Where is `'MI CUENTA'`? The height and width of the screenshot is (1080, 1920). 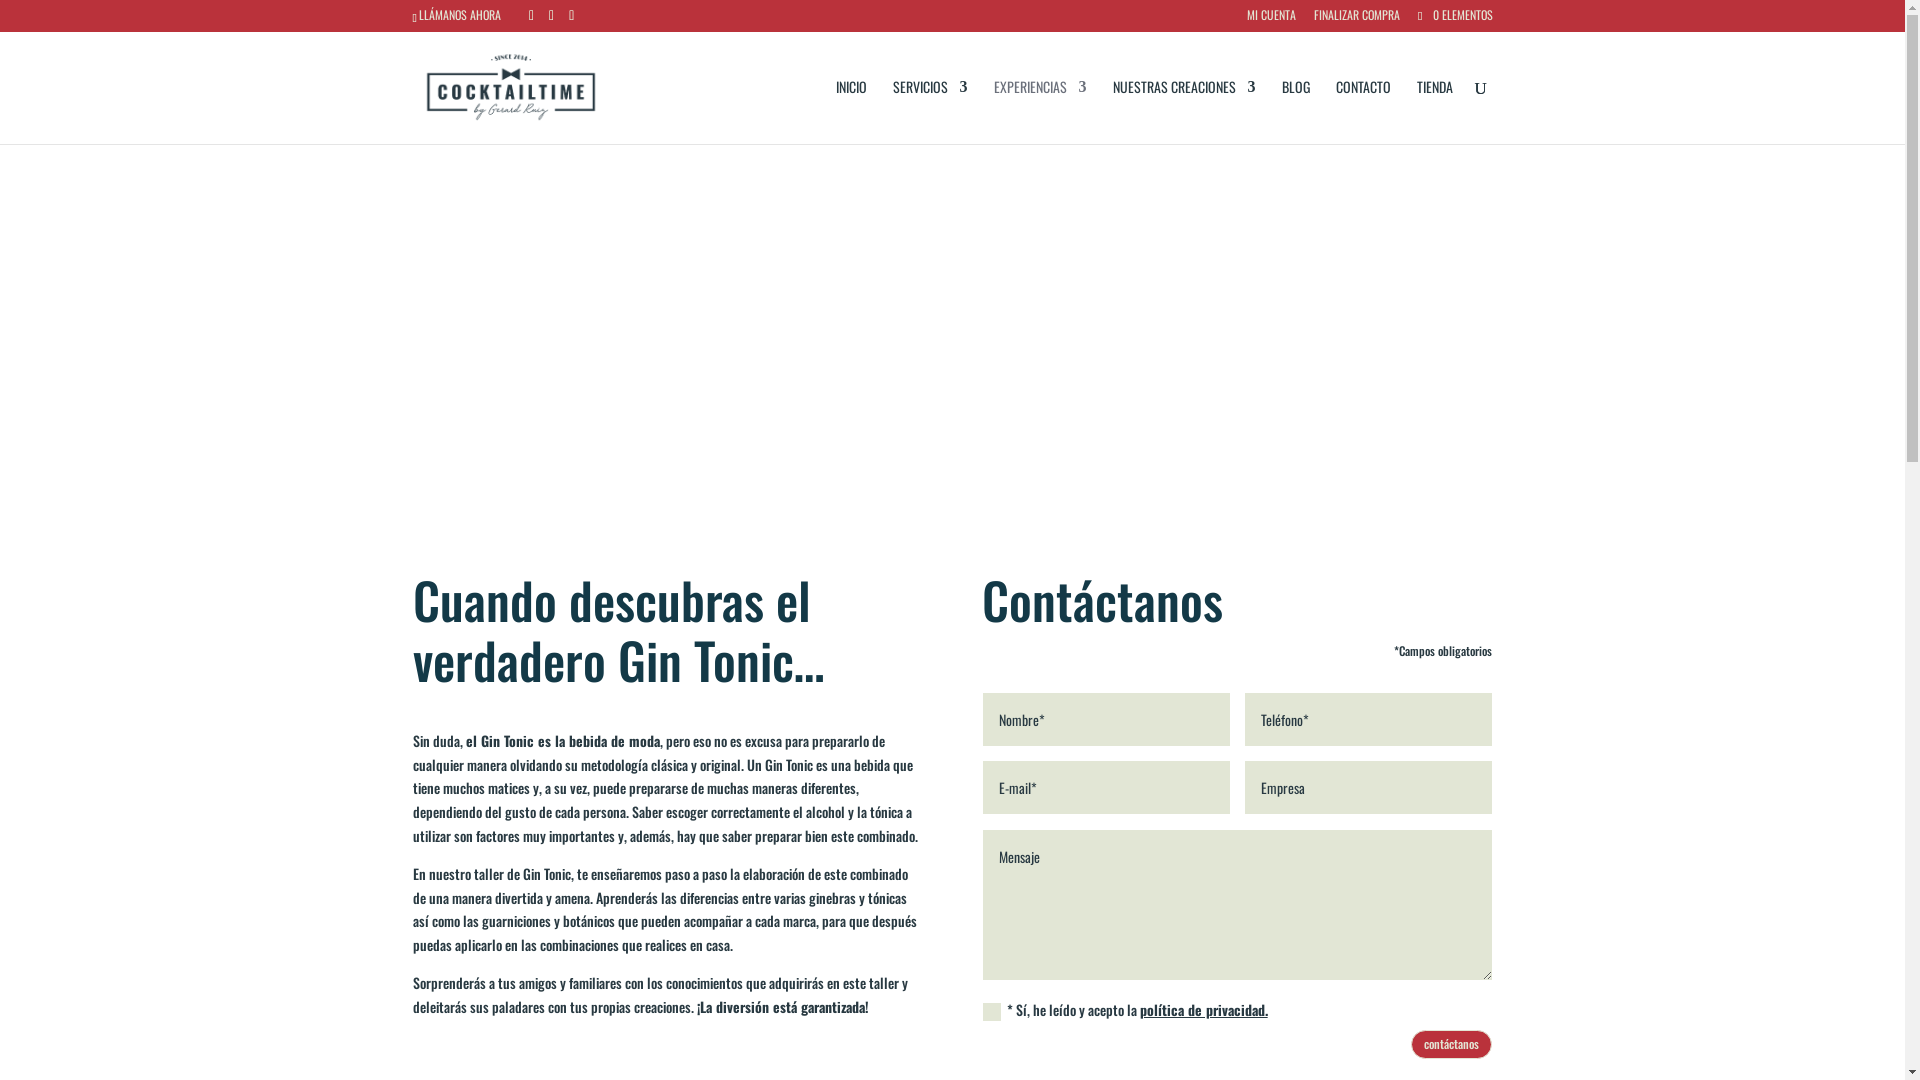
'MI CUENTA' is located at coordinates (1270, 19).